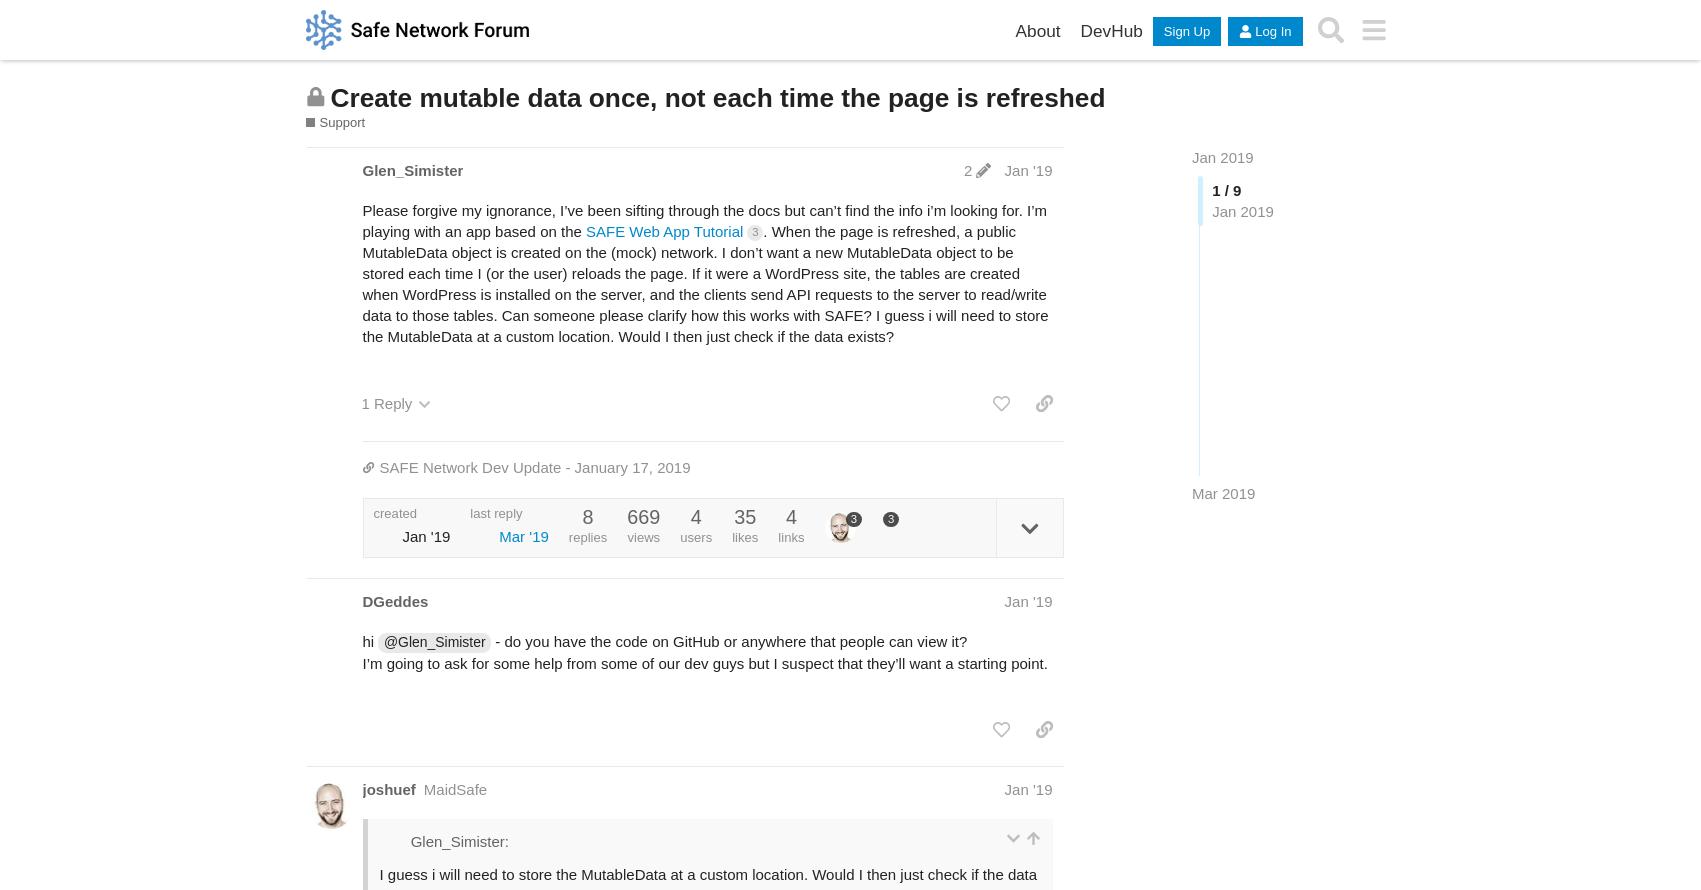 The image size is (1701, 890). Describe the element at coordinates (454, 789) in the screenshot. I see `'MaidSafe'` at that location.